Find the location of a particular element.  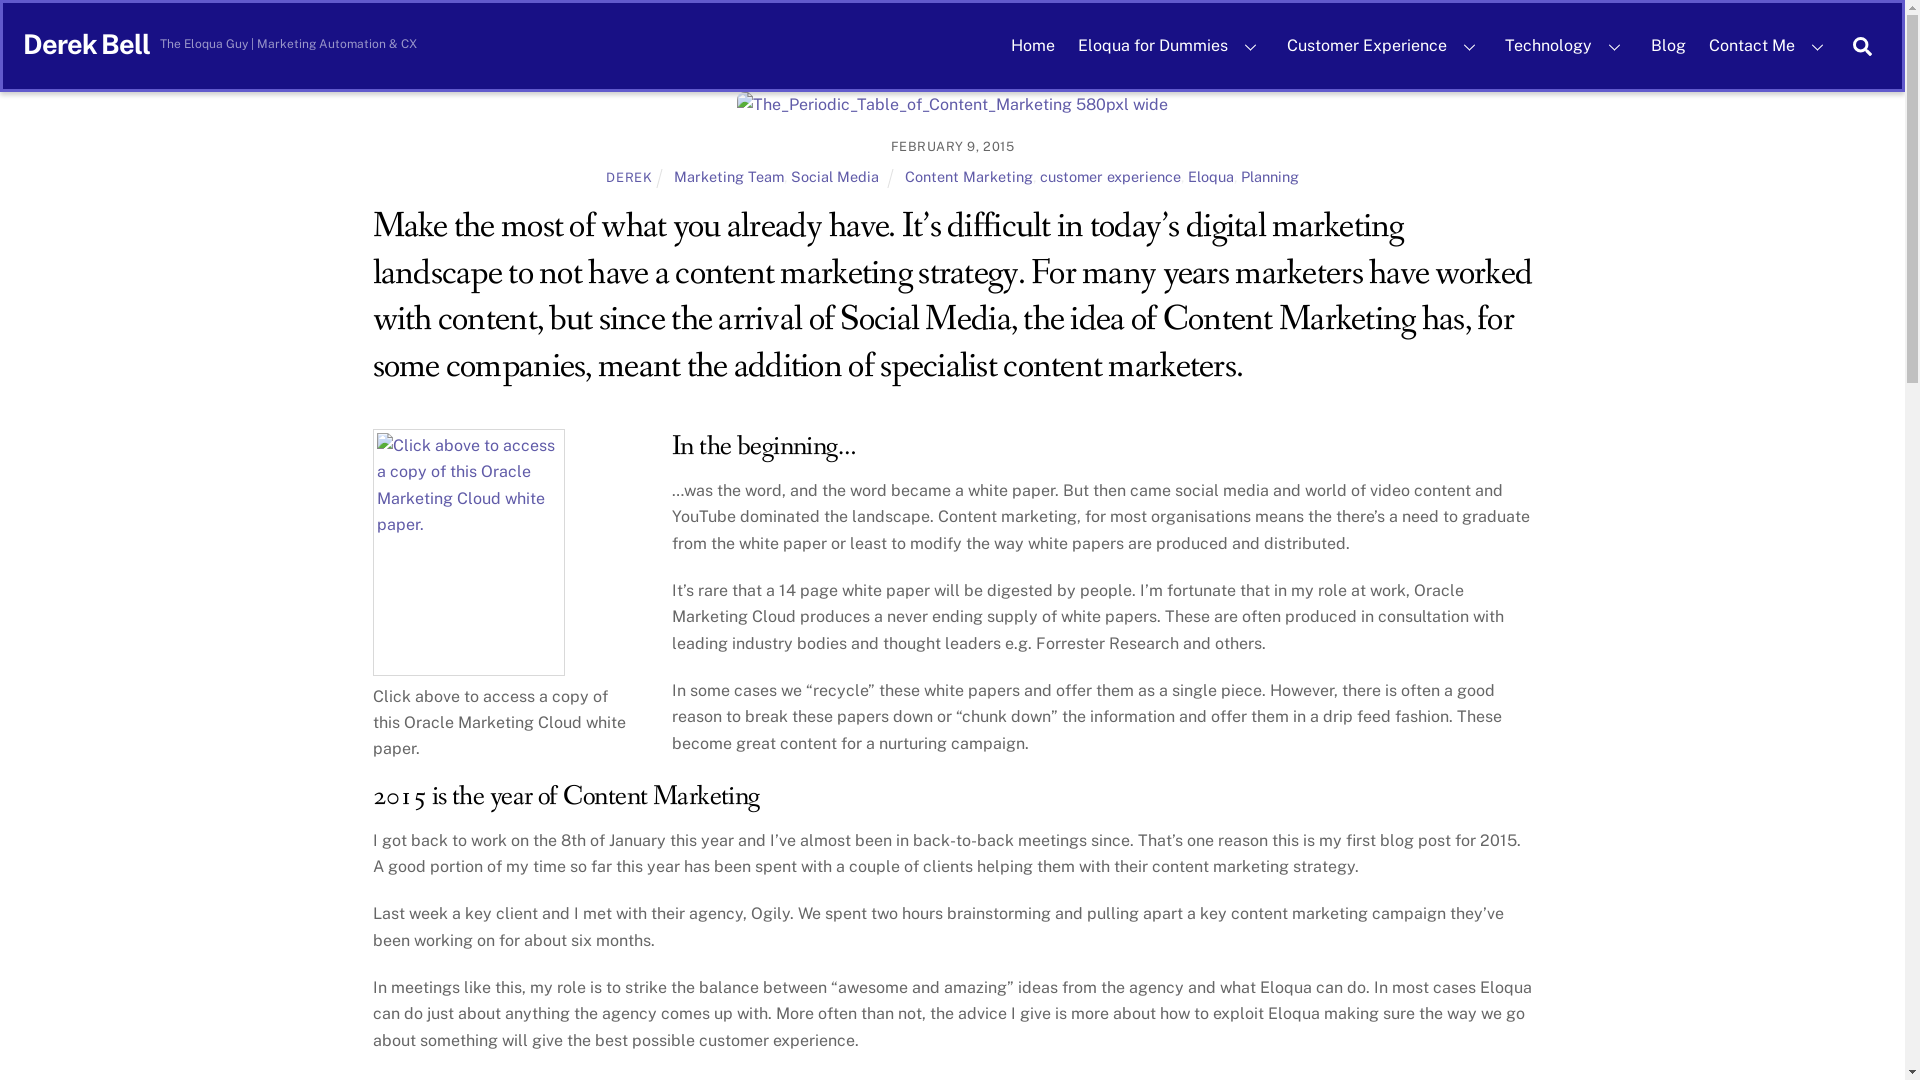

'Search' is located at coordinates (1861, 45).